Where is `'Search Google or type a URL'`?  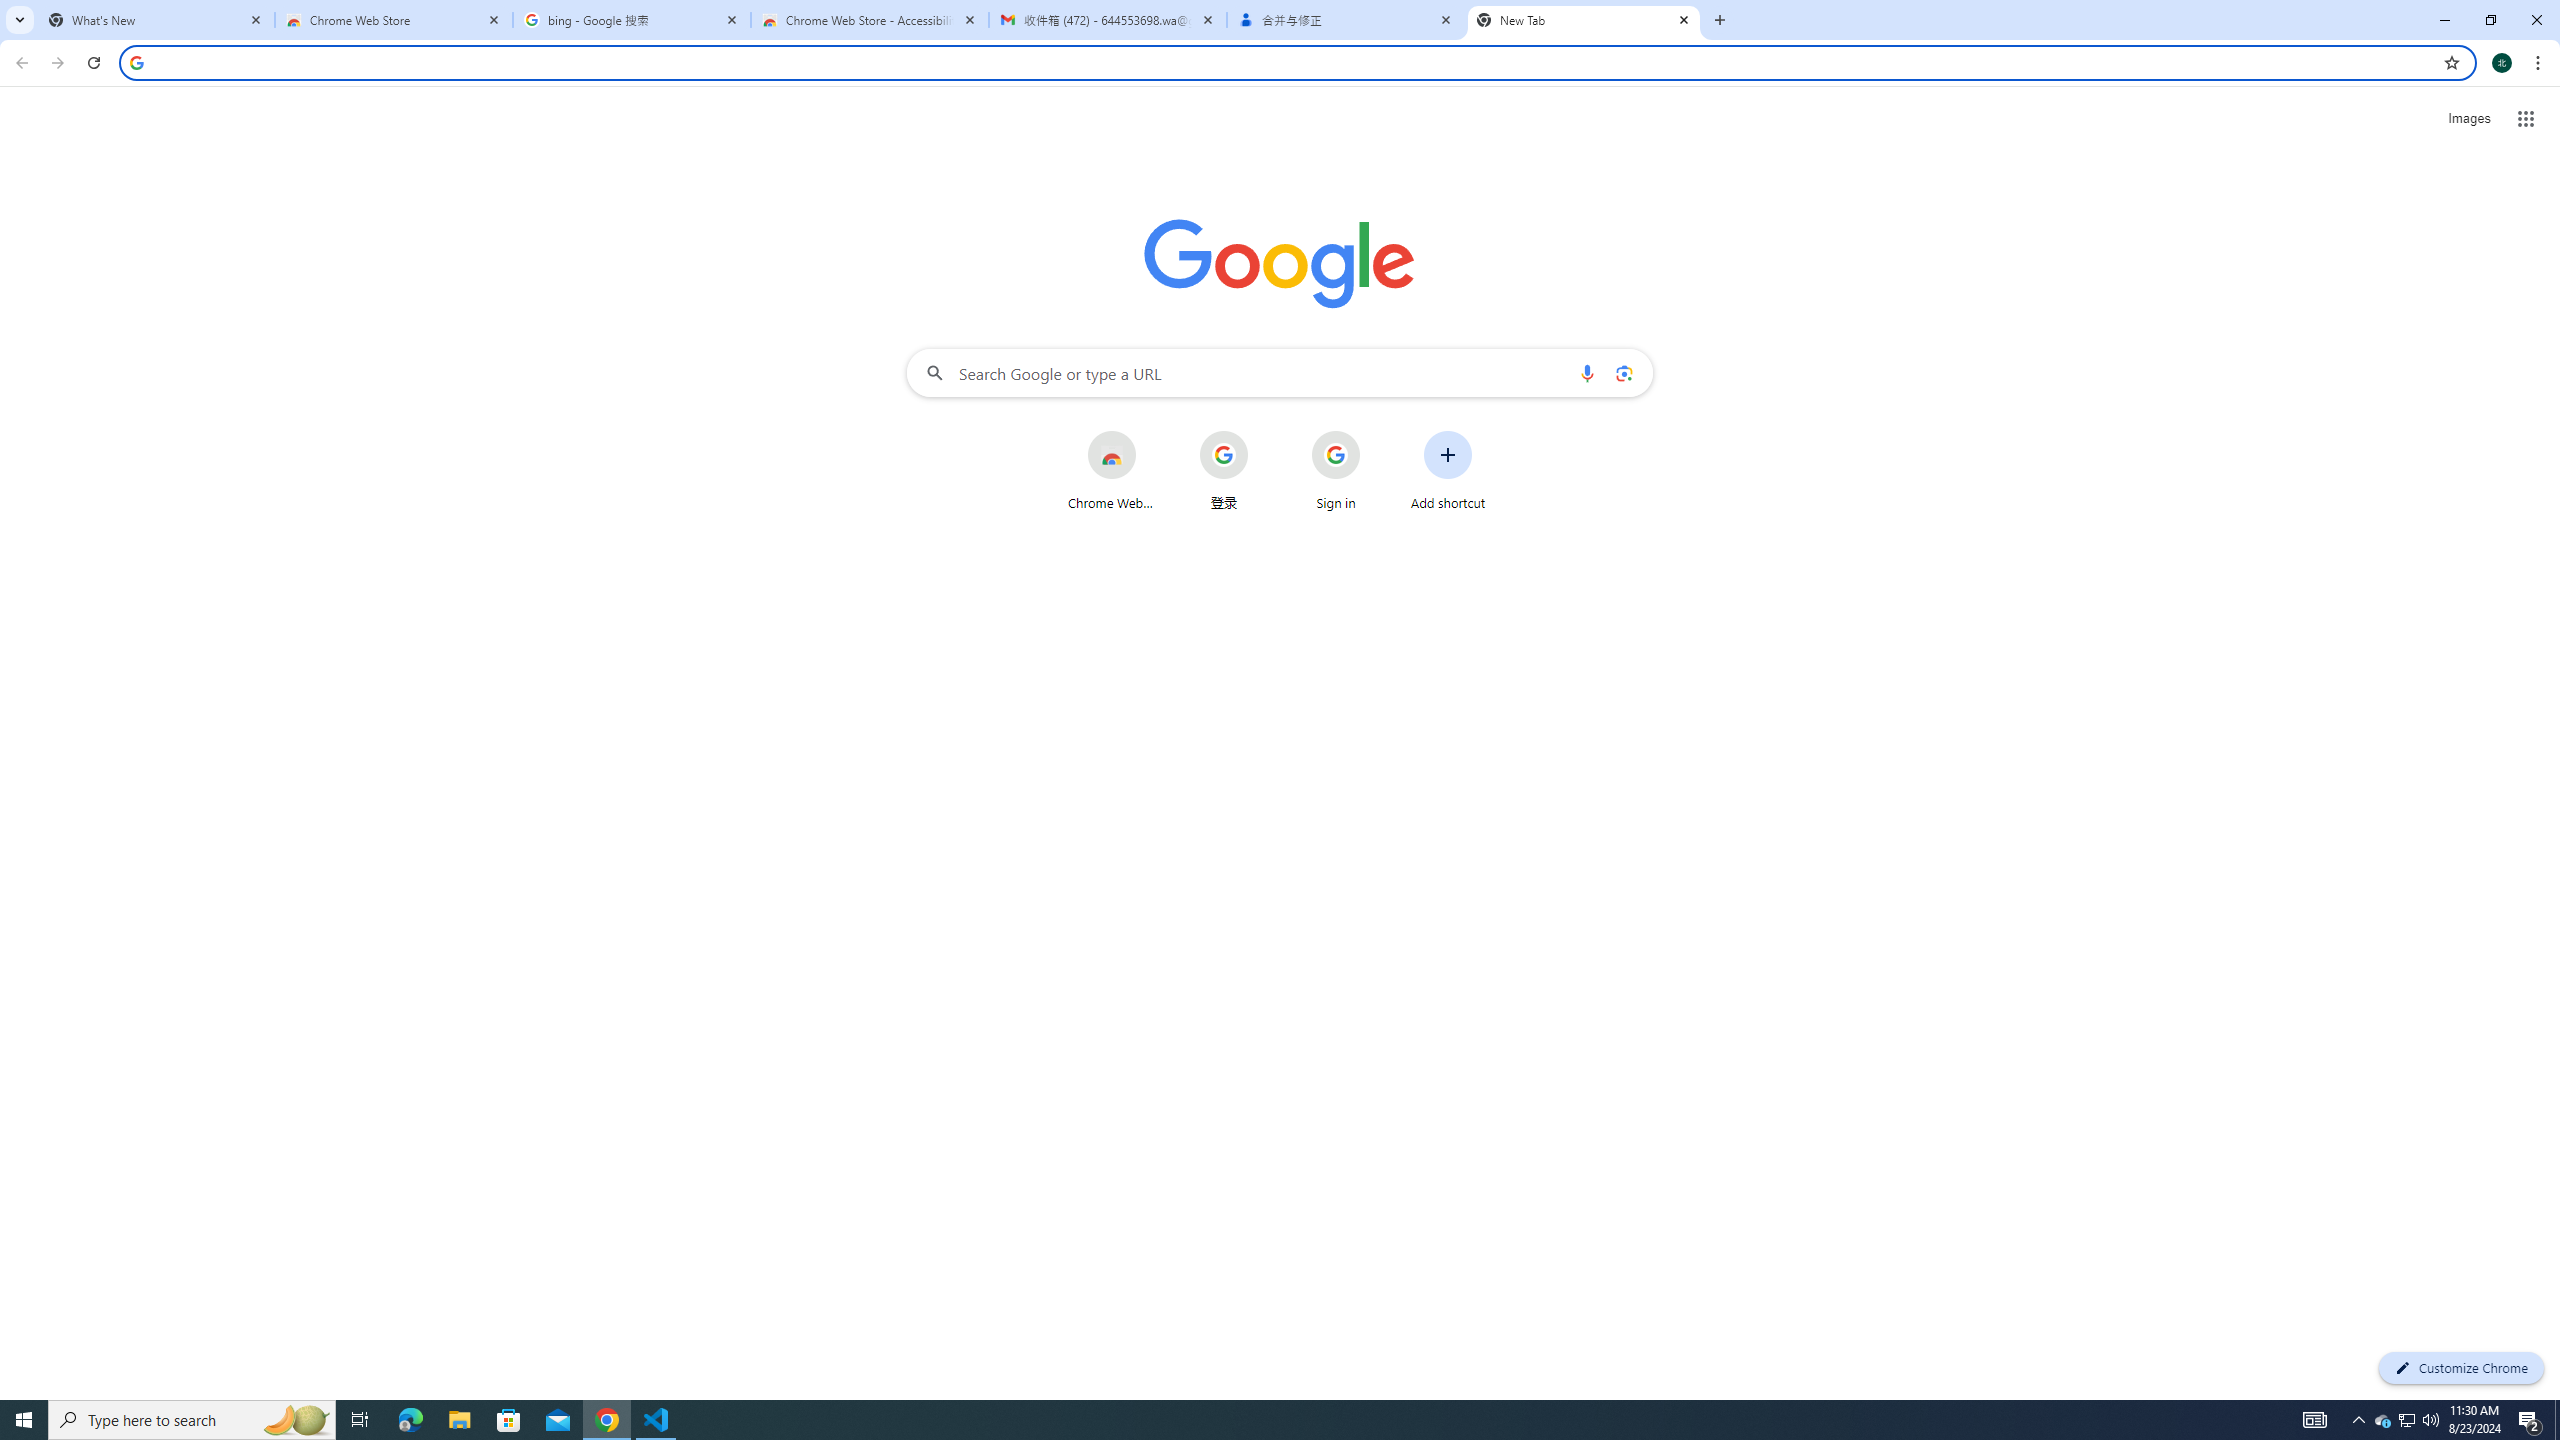 'Search Google or type a URL' is located at coordinates (1280, 371).